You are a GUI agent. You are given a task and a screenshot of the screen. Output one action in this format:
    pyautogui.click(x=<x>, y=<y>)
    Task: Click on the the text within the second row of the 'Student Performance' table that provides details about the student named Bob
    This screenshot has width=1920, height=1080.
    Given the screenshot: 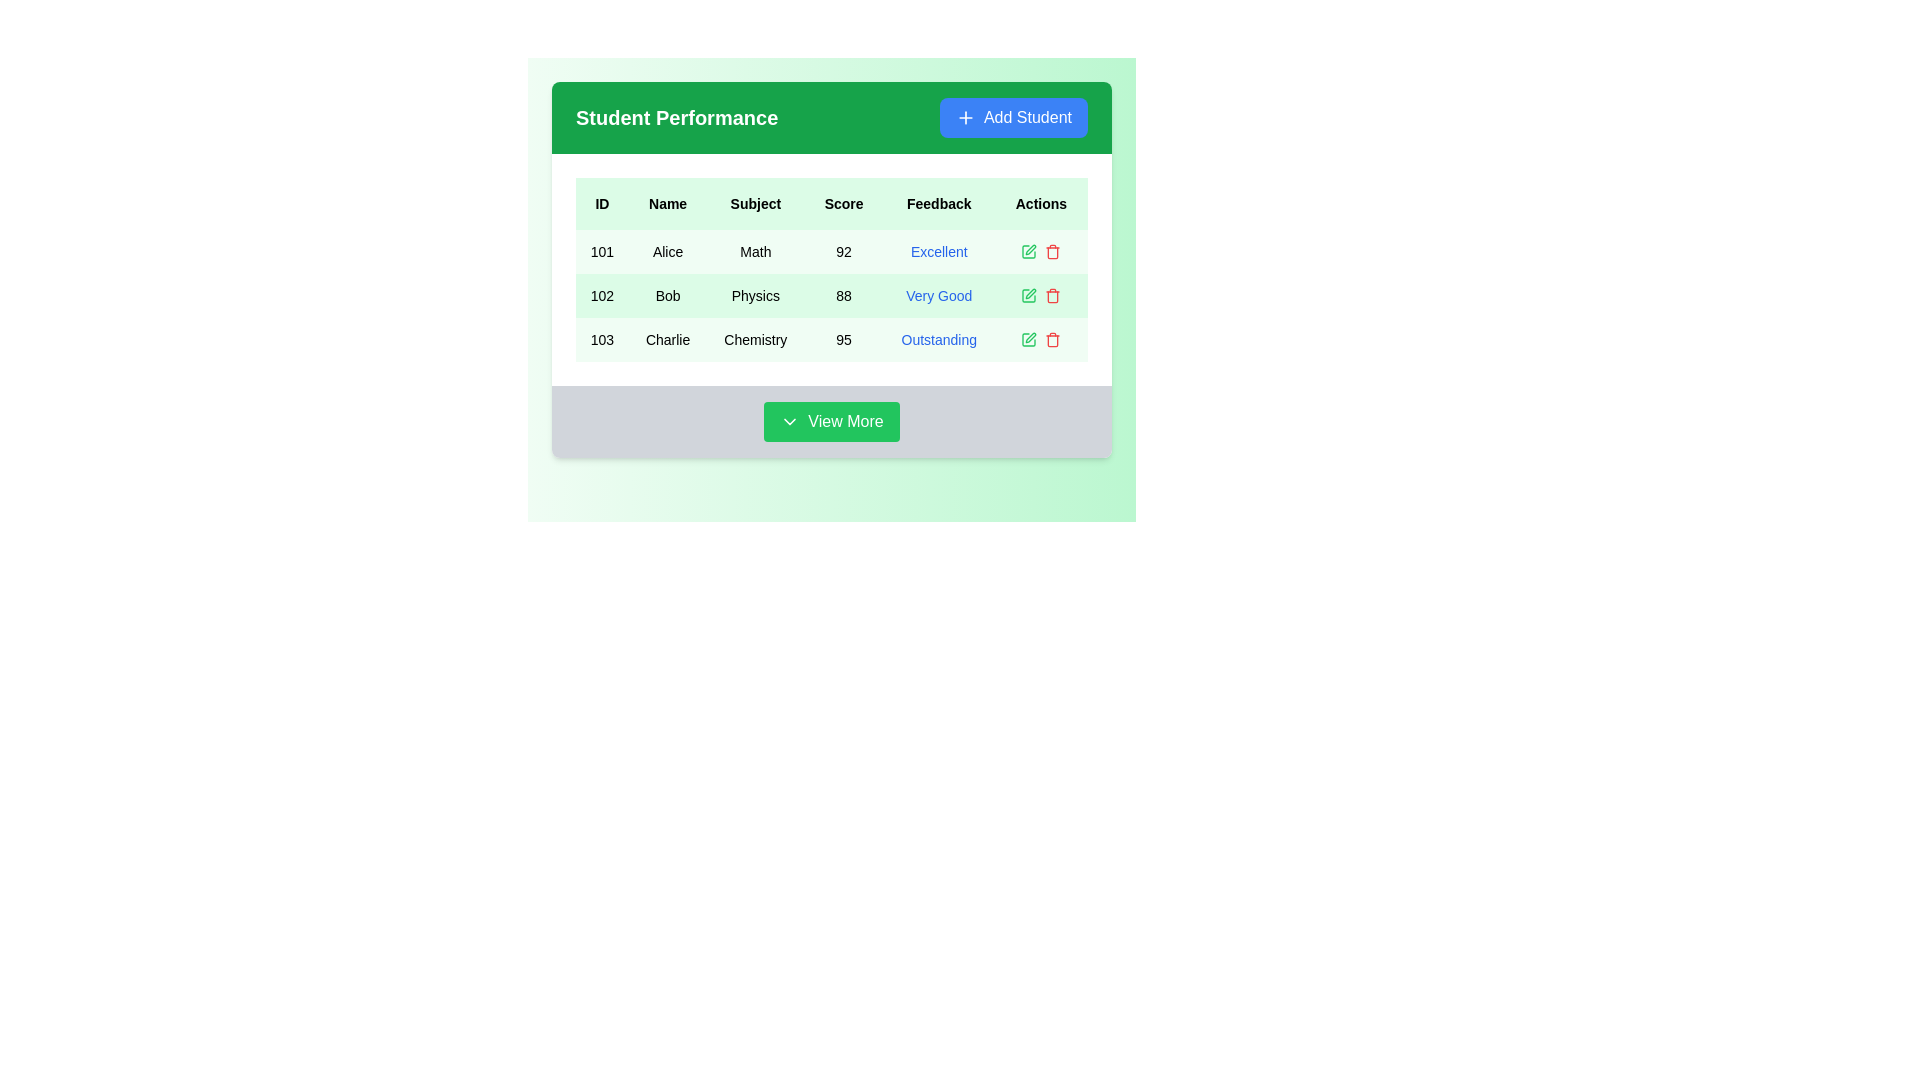 What is the action you would take?
    pyautogui.click(x=831, y=296)
    